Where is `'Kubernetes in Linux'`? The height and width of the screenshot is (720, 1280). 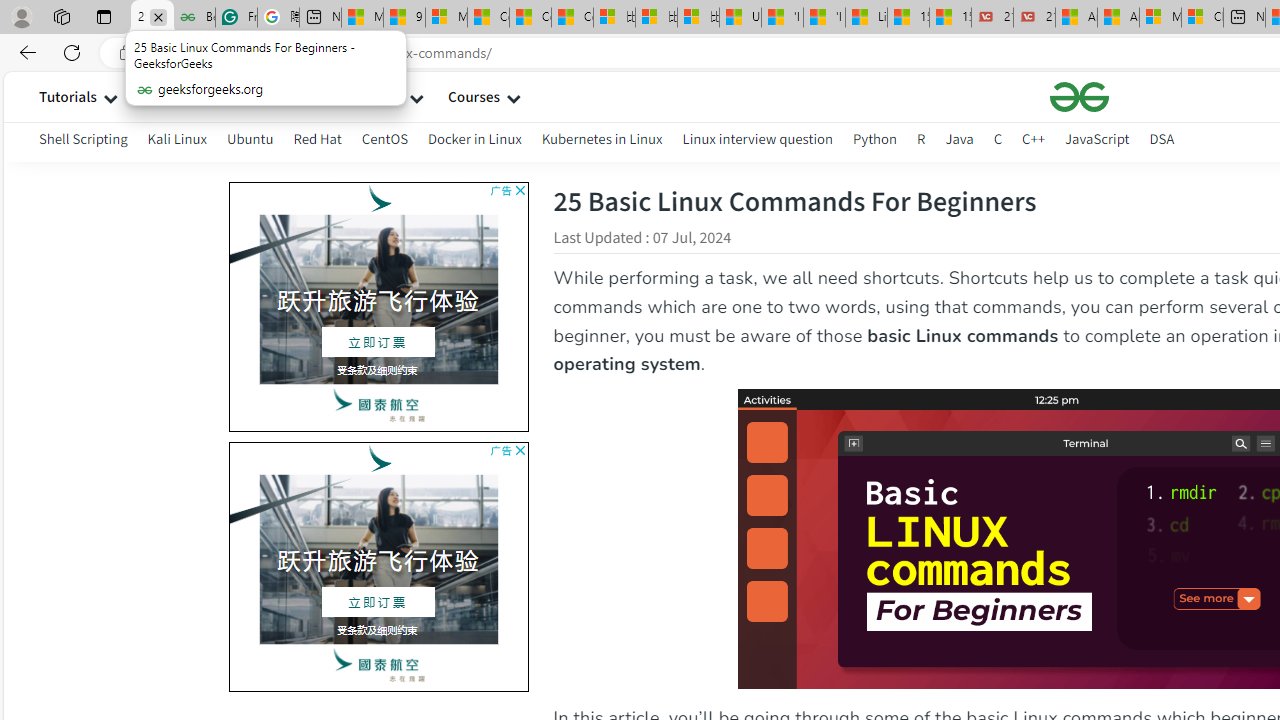 'Kubernetes in Linux' is located at coordinates (601, 138).